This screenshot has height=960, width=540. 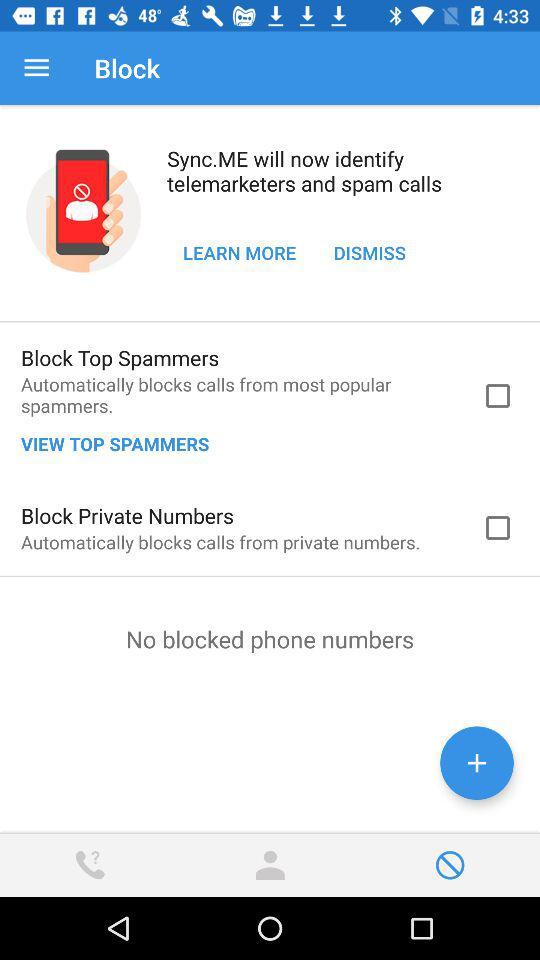 What do you see at coordinates (368, 251) in the screenshot?
I see `dismiss item` at bounding box center [368, 251].